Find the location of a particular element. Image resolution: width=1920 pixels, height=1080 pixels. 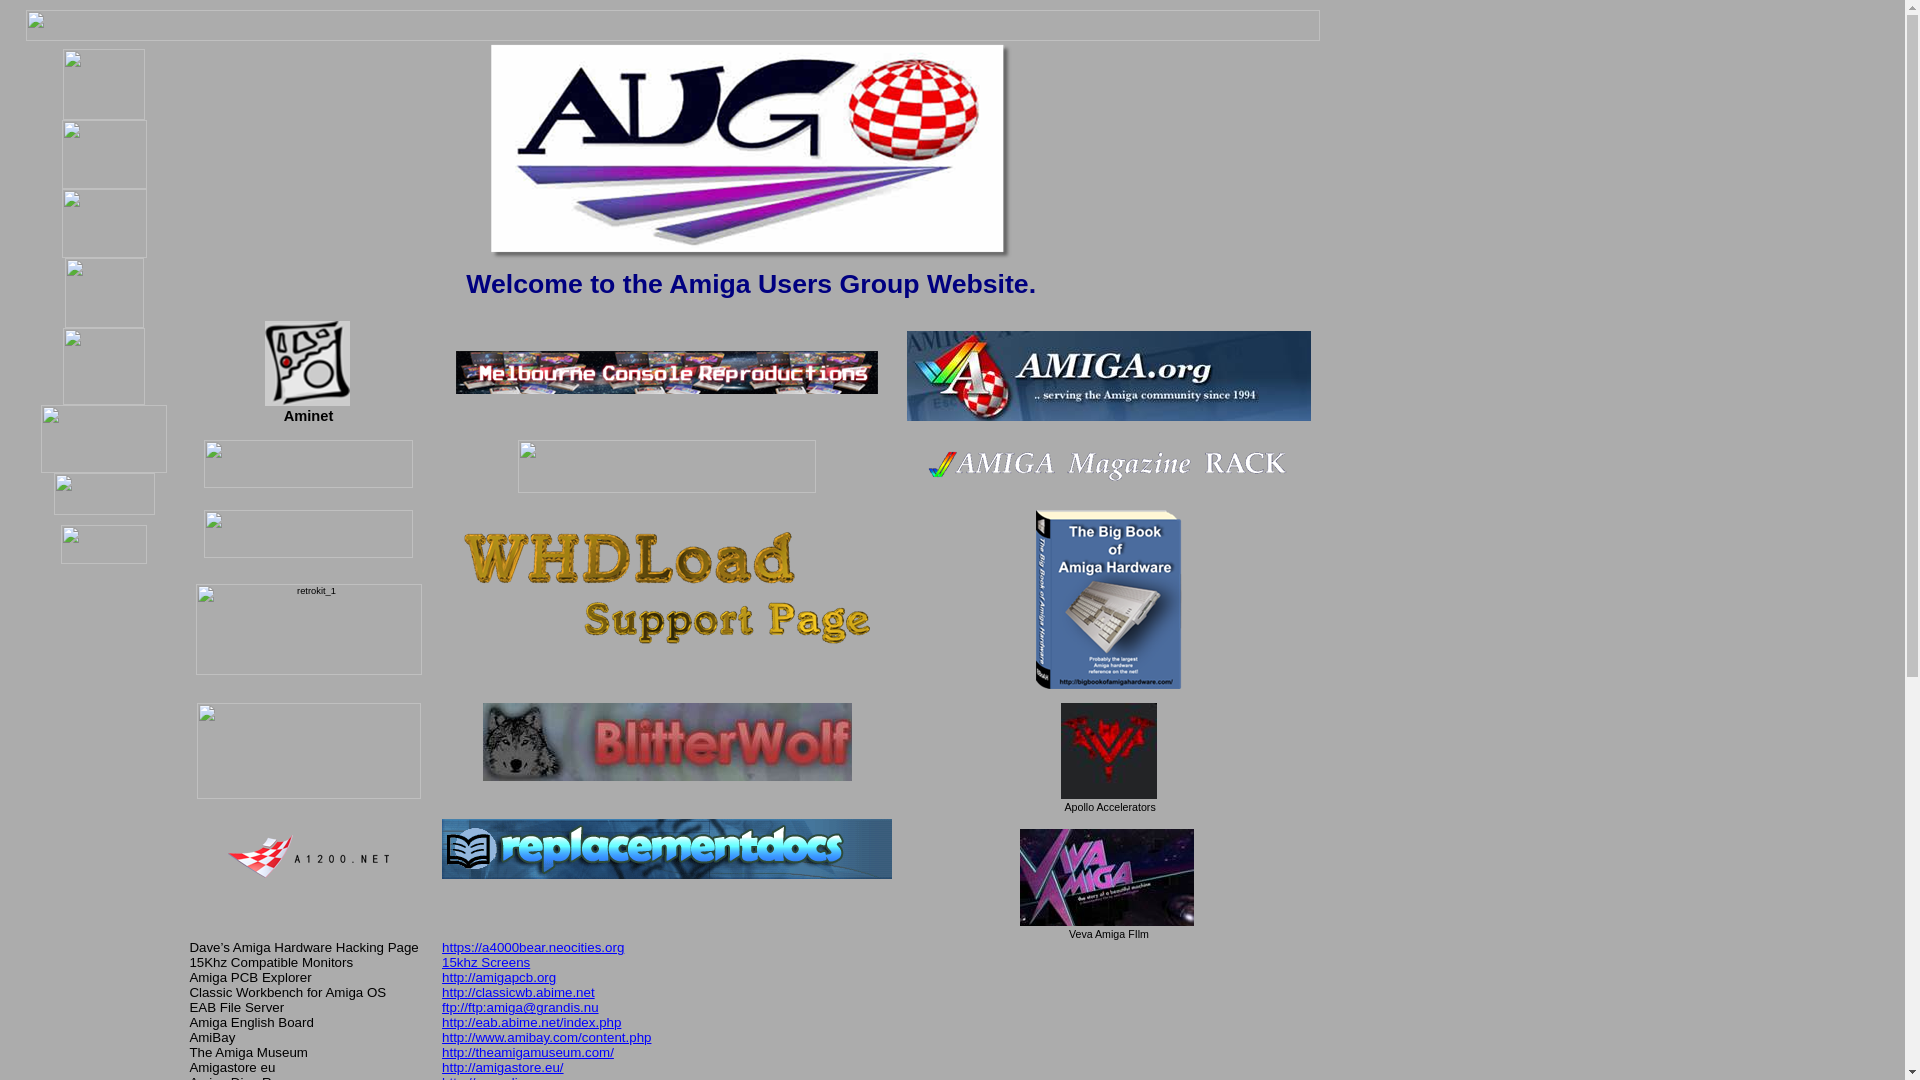

'http://eab.abime.net/index.php' is located at coordinates (531, 1022).